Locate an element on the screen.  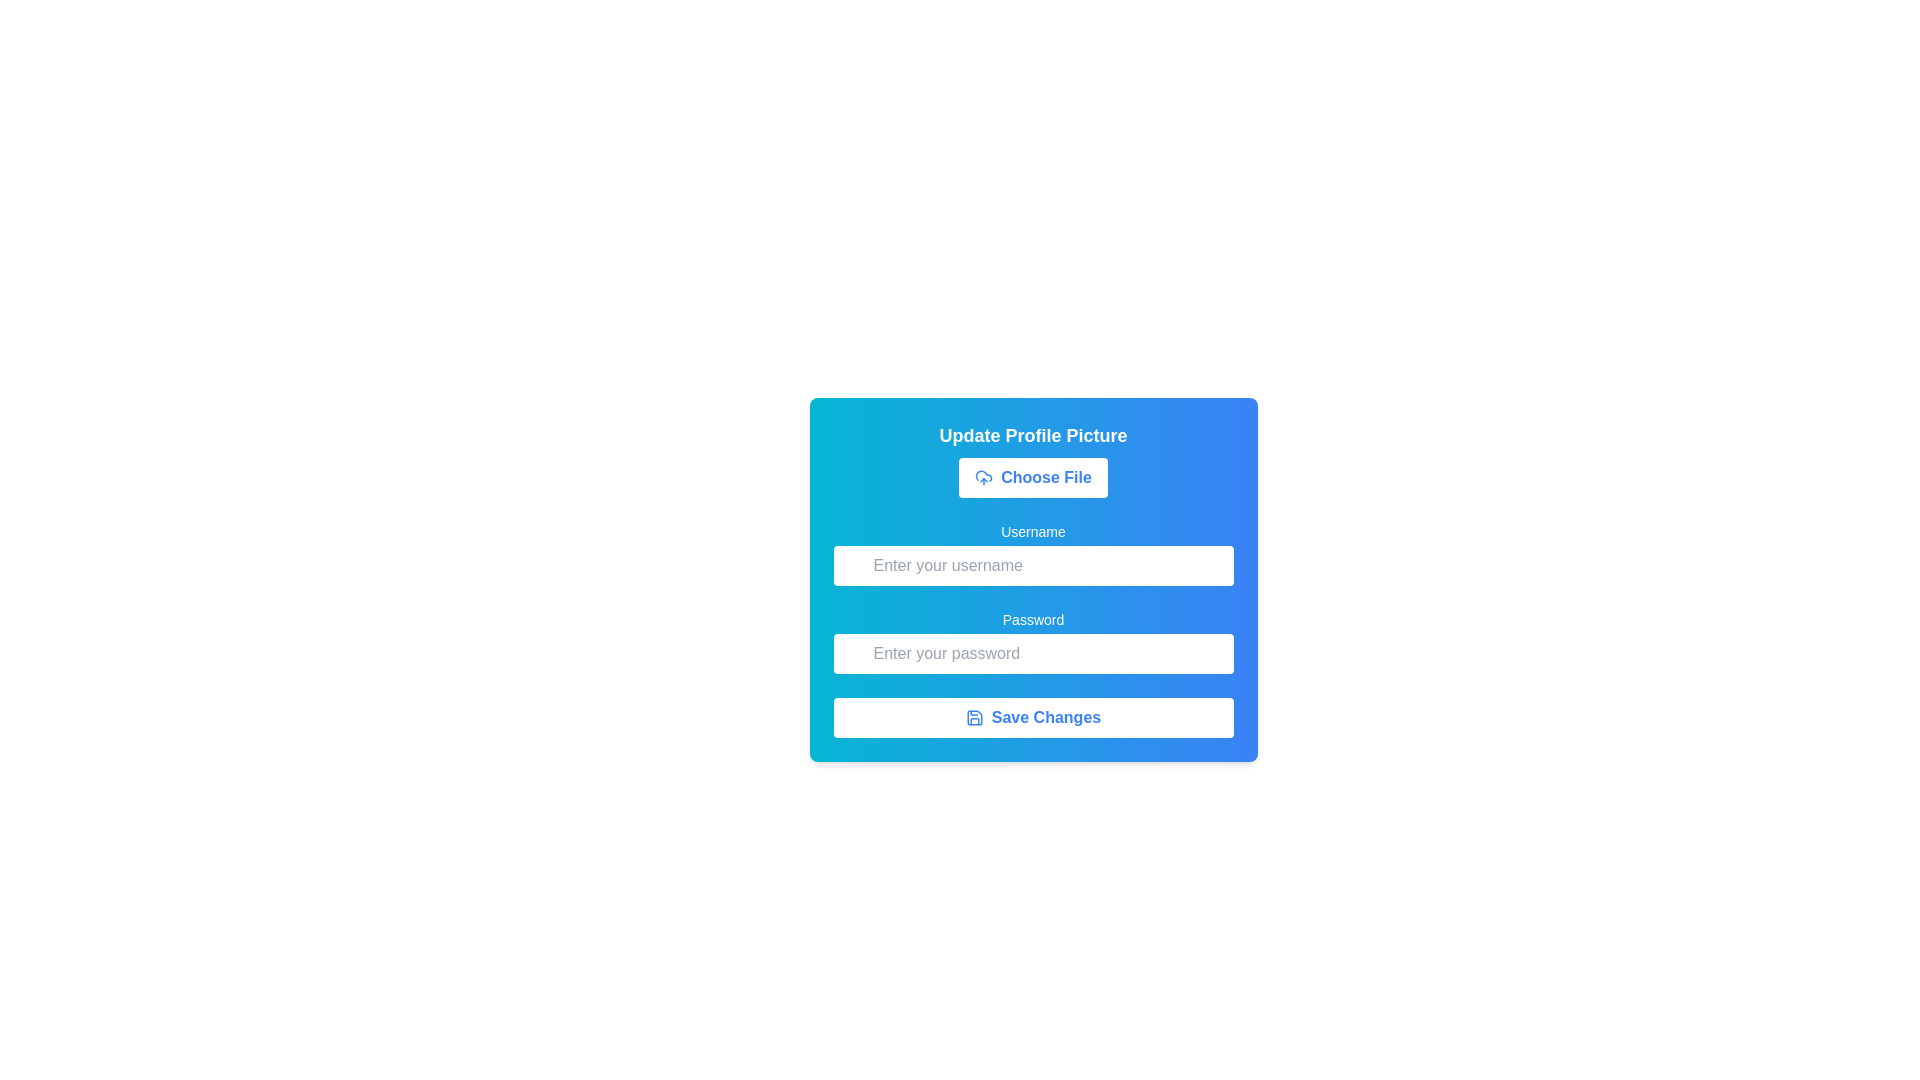
the 'Username' text label, which is a medium-sized white font label located at the top-middle of the form interface with a blue background gradient is located at coordinates (1033, 531).